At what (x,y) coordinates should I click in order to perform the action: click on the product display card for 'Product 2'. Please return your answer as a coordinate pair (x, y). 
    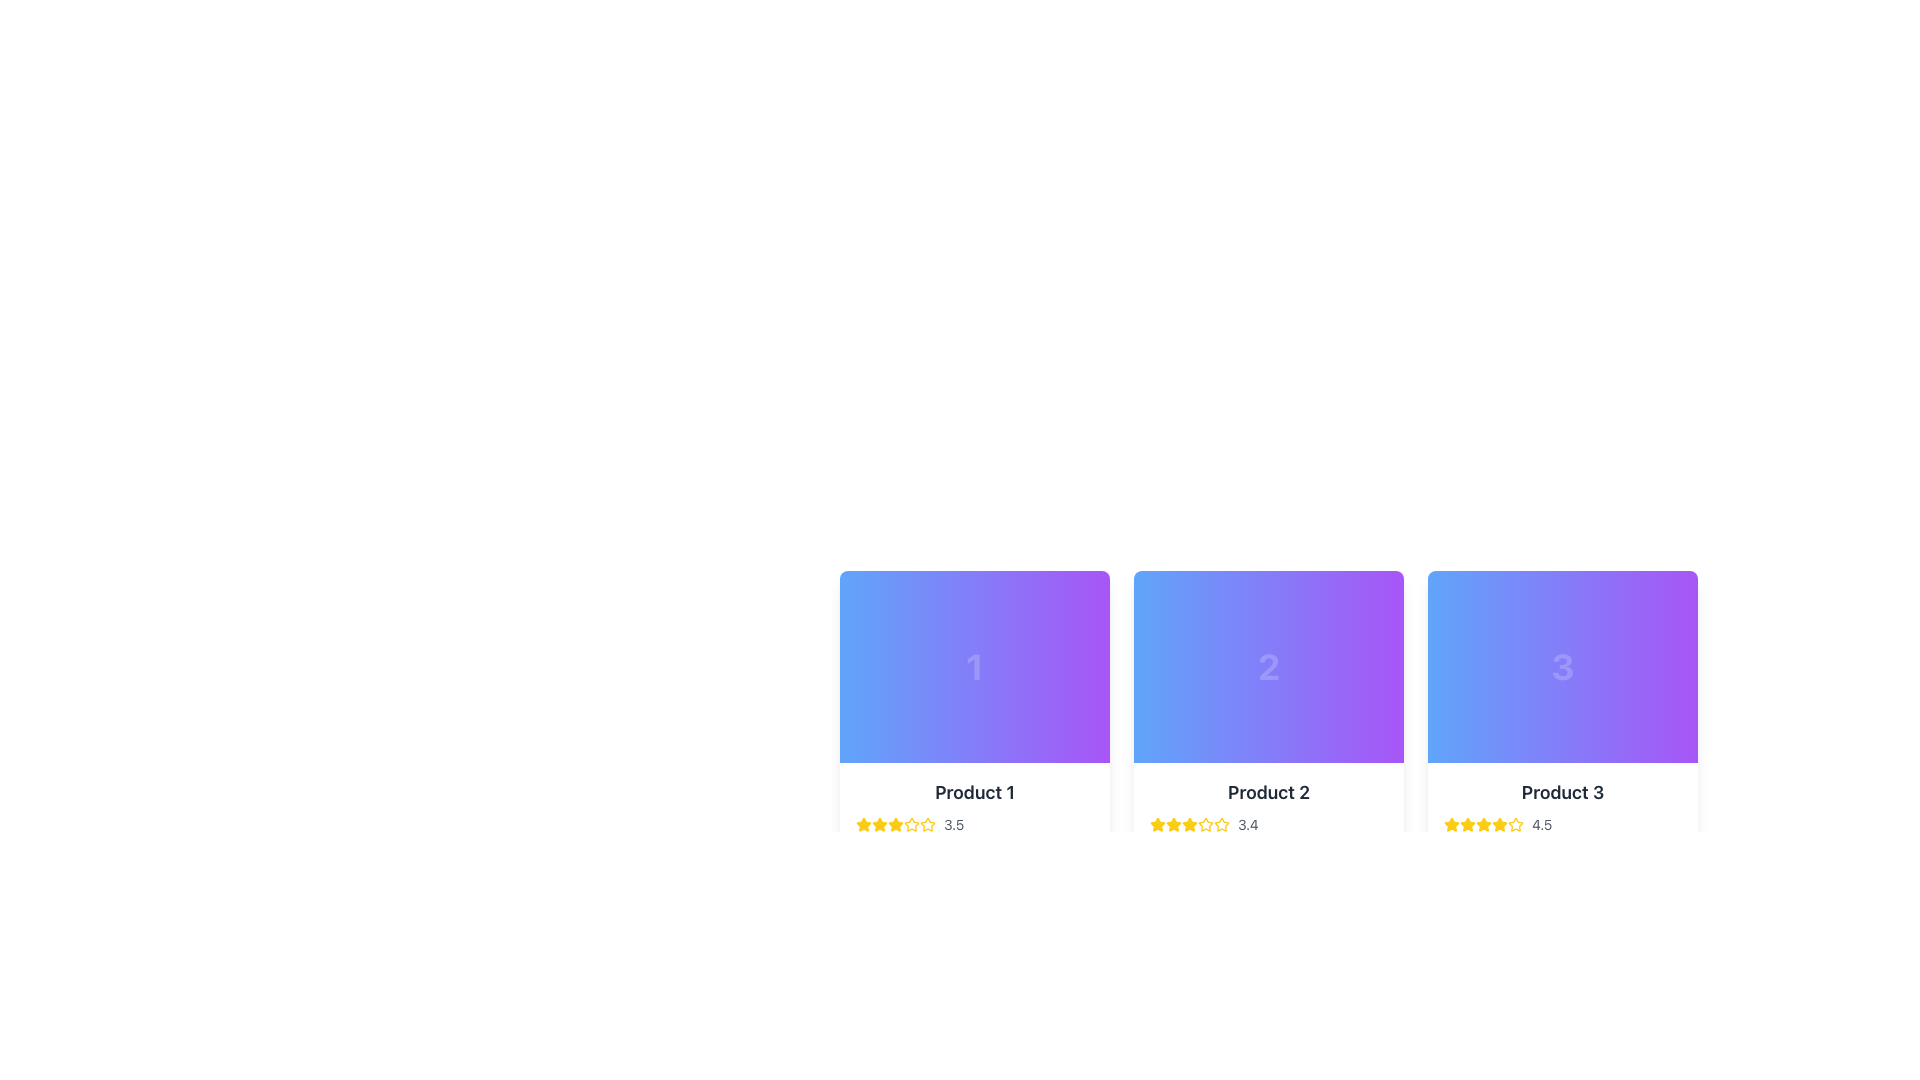
    Looking at the image, I should click on (1267, 676).